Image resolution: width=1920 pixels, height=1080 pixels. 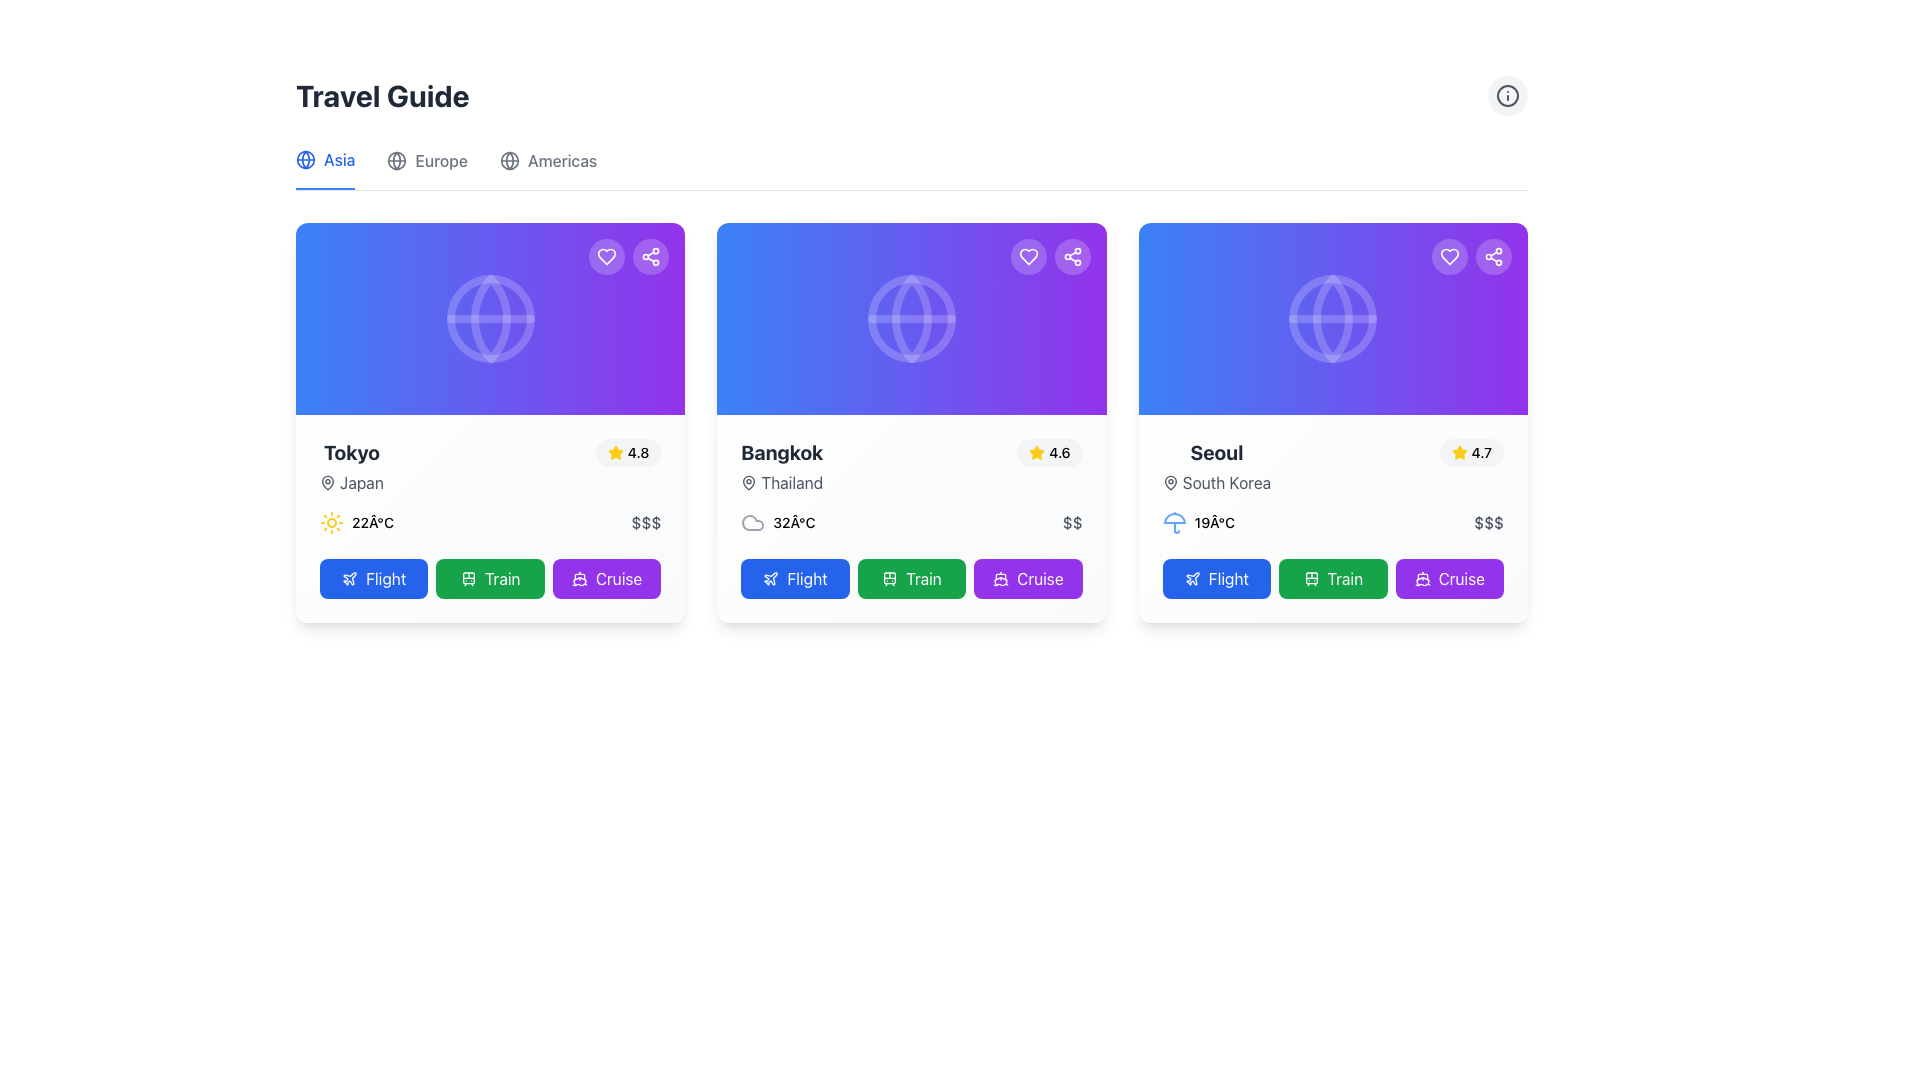 What do you see at coordinates (490, 578) in the screenshot?
I see `the 'Train' button with a green background and white text located in the middle of three buttons at the bottom of the card displaying details about 'Tokyo, Japan'` at bounding box center [490, 578].